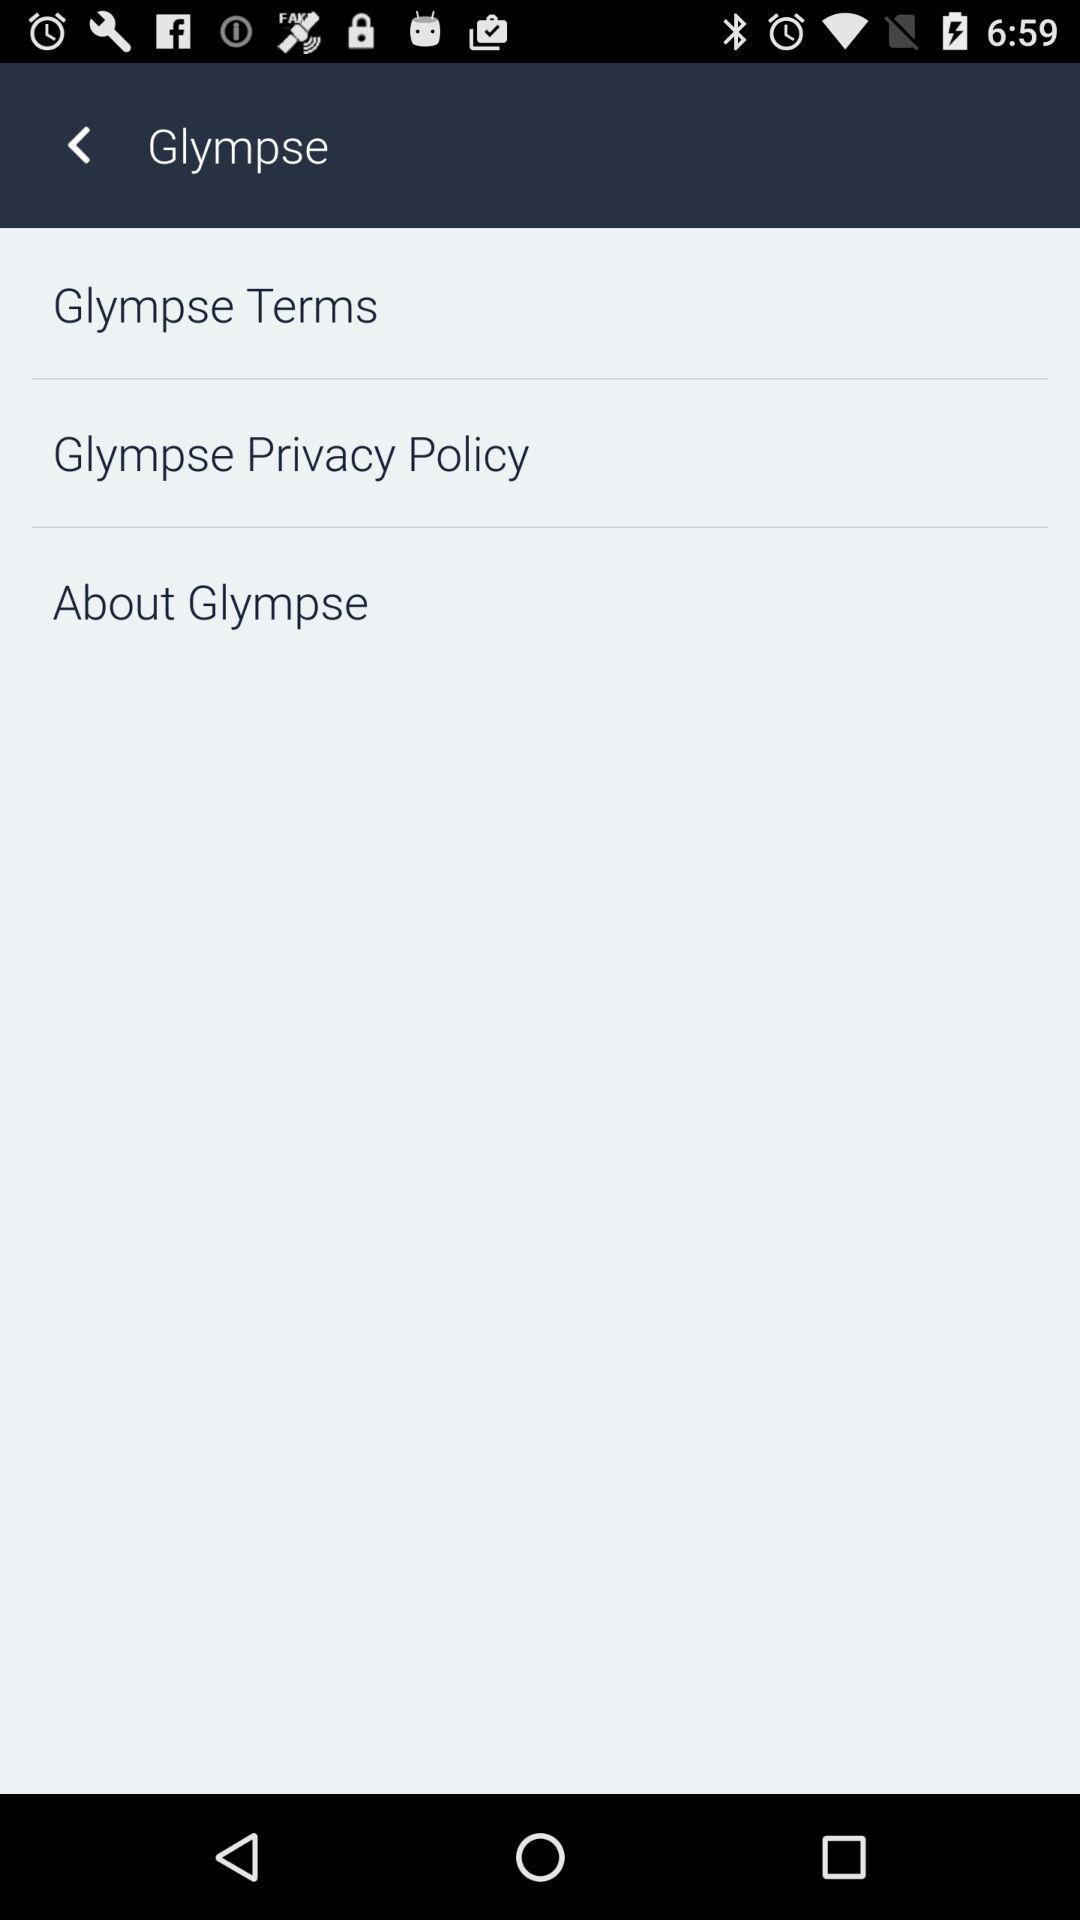 The image size is (1080, 1920). What do you see at coordinates (77, 144) in the screenshot?
I see `the icon at the top left corner` at bounding box center [77, 144].